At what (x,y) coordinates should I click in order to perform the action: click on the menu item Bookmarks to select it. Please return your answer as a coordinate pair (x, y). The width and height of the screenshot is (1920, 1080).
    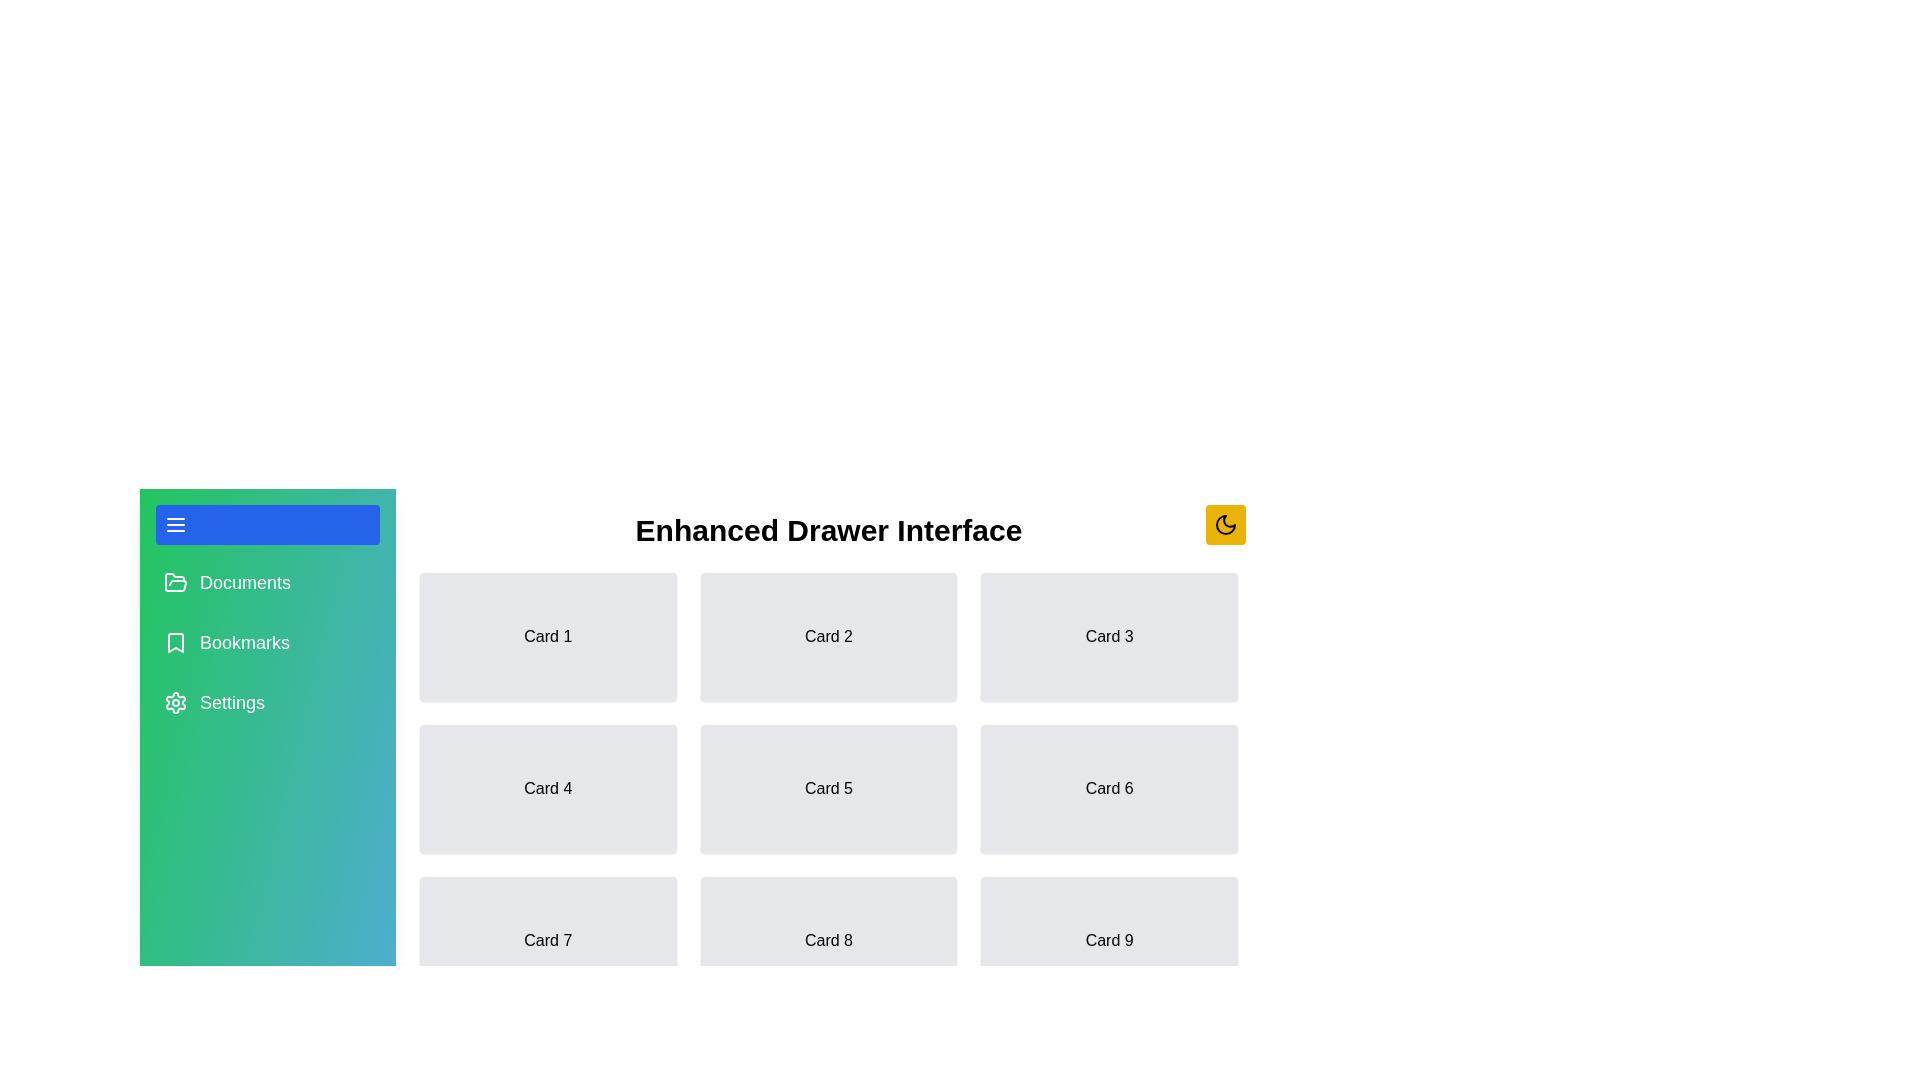
    Looking at the image, I should click on (267, 643).